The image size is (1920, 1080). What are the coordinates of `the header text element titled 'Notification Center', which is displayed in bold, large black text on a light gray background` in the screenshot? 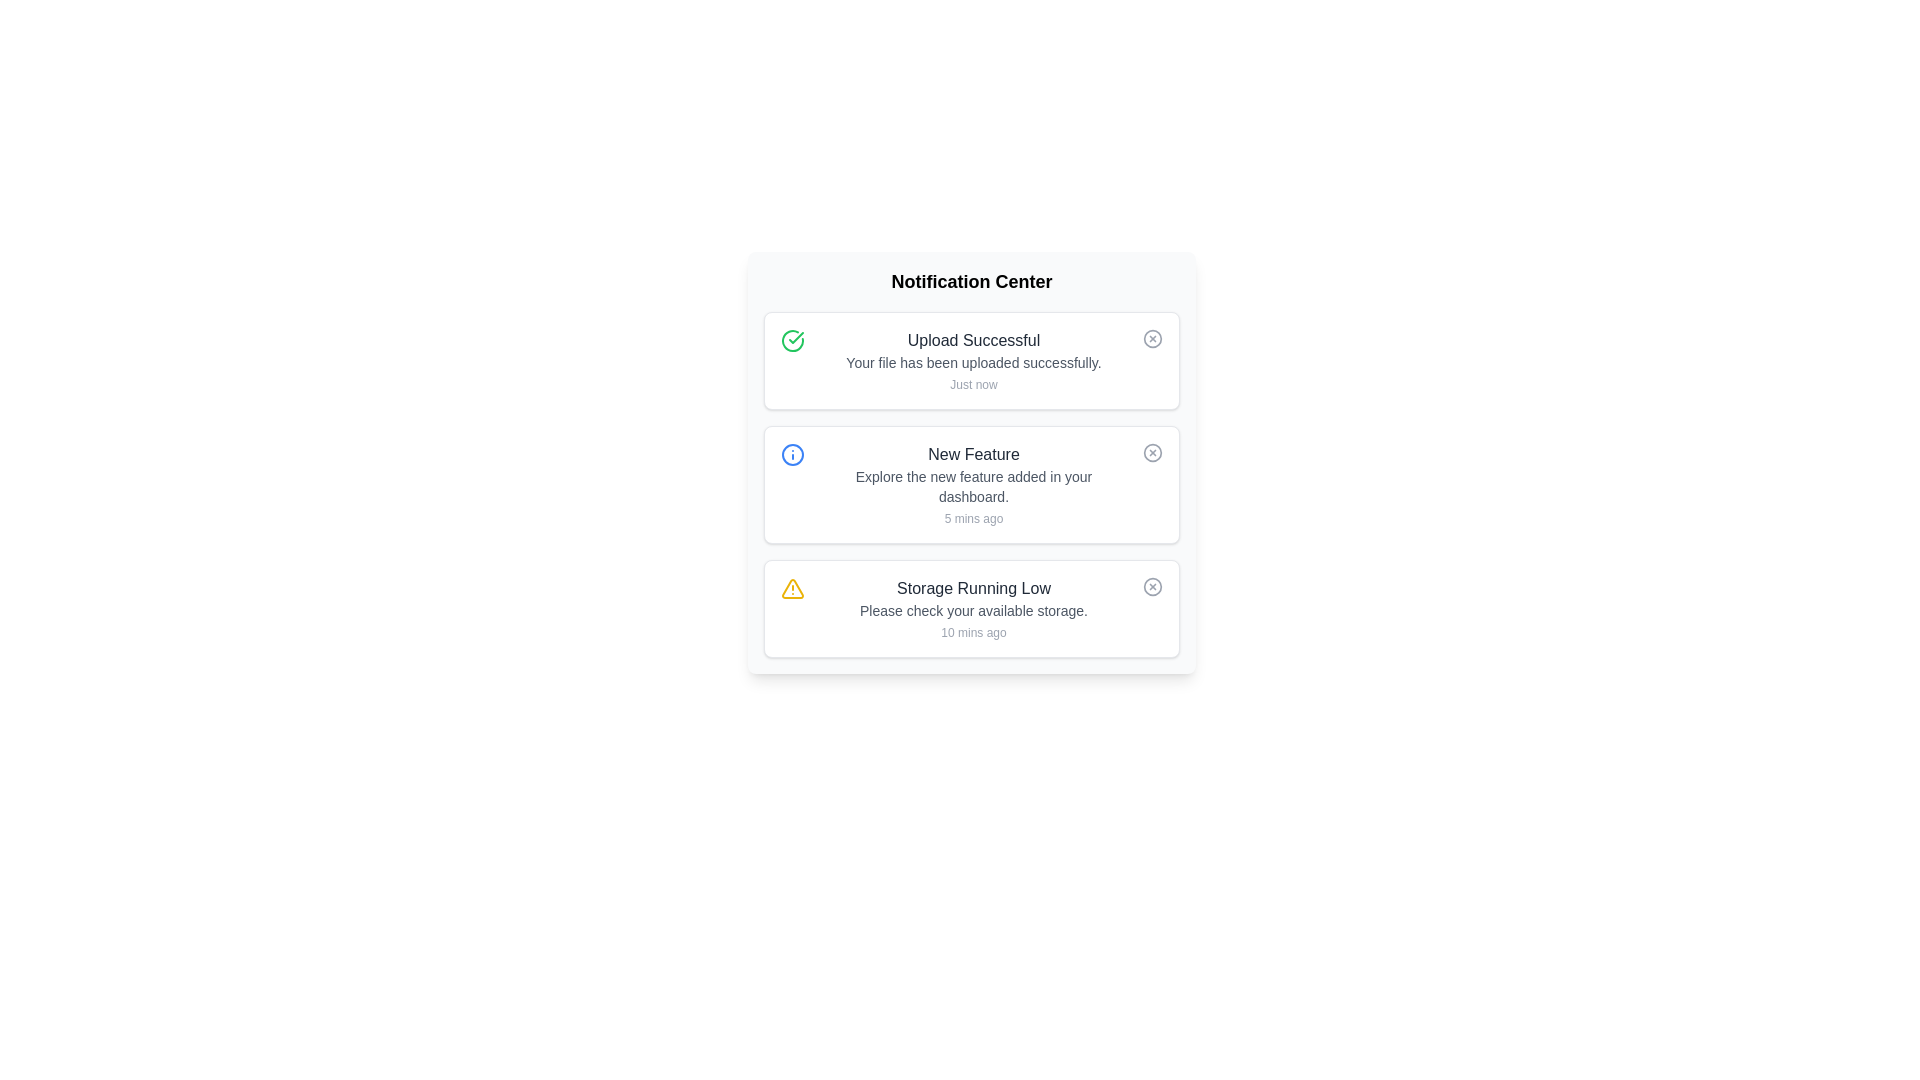 It's located at (971, 281).